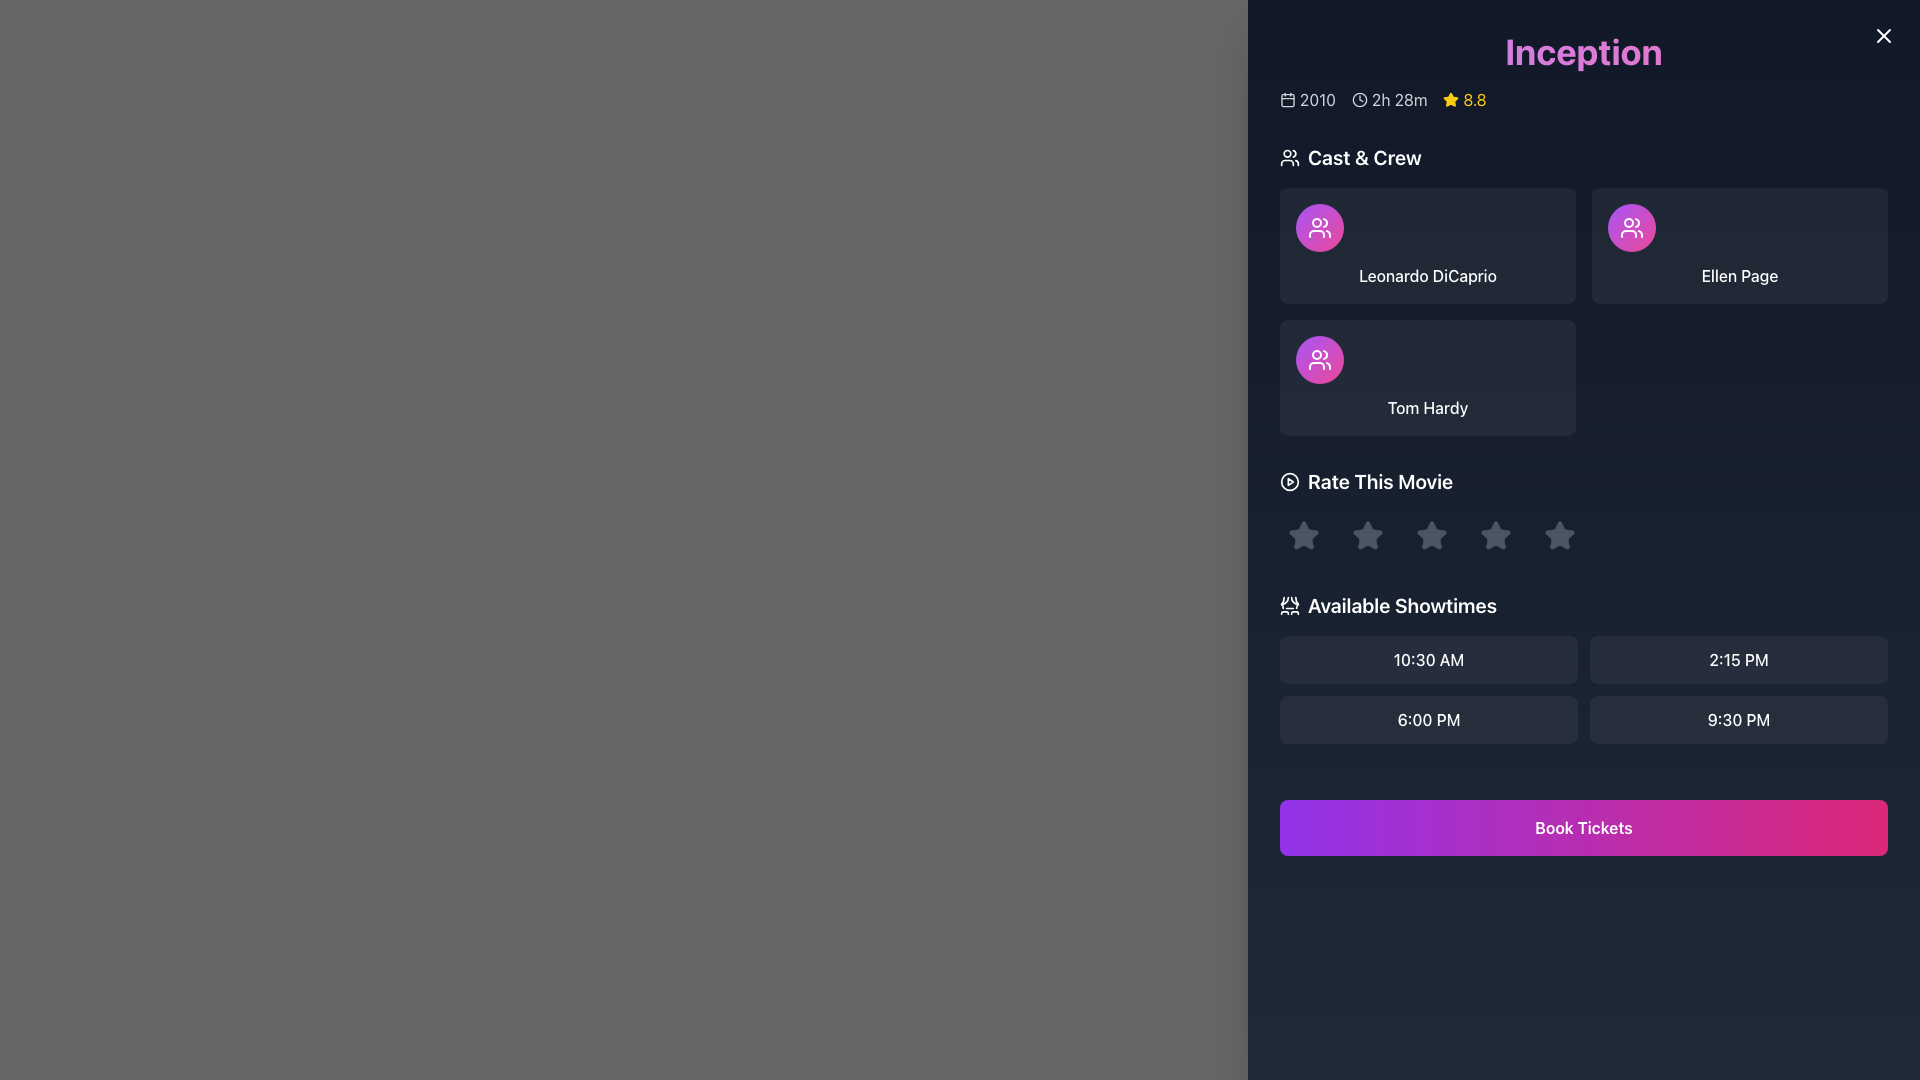 Image resolution: width=1920 pixels, height=1080 pixels. I want to click on the group of people icon in the 'Cast & Crew' section, which has a minimalistic design with a white silhouette on a vibrant purple-pink gradient background, located at the top-right corner of the card with 'Ellen Page' text below it, so click(1320, 358).